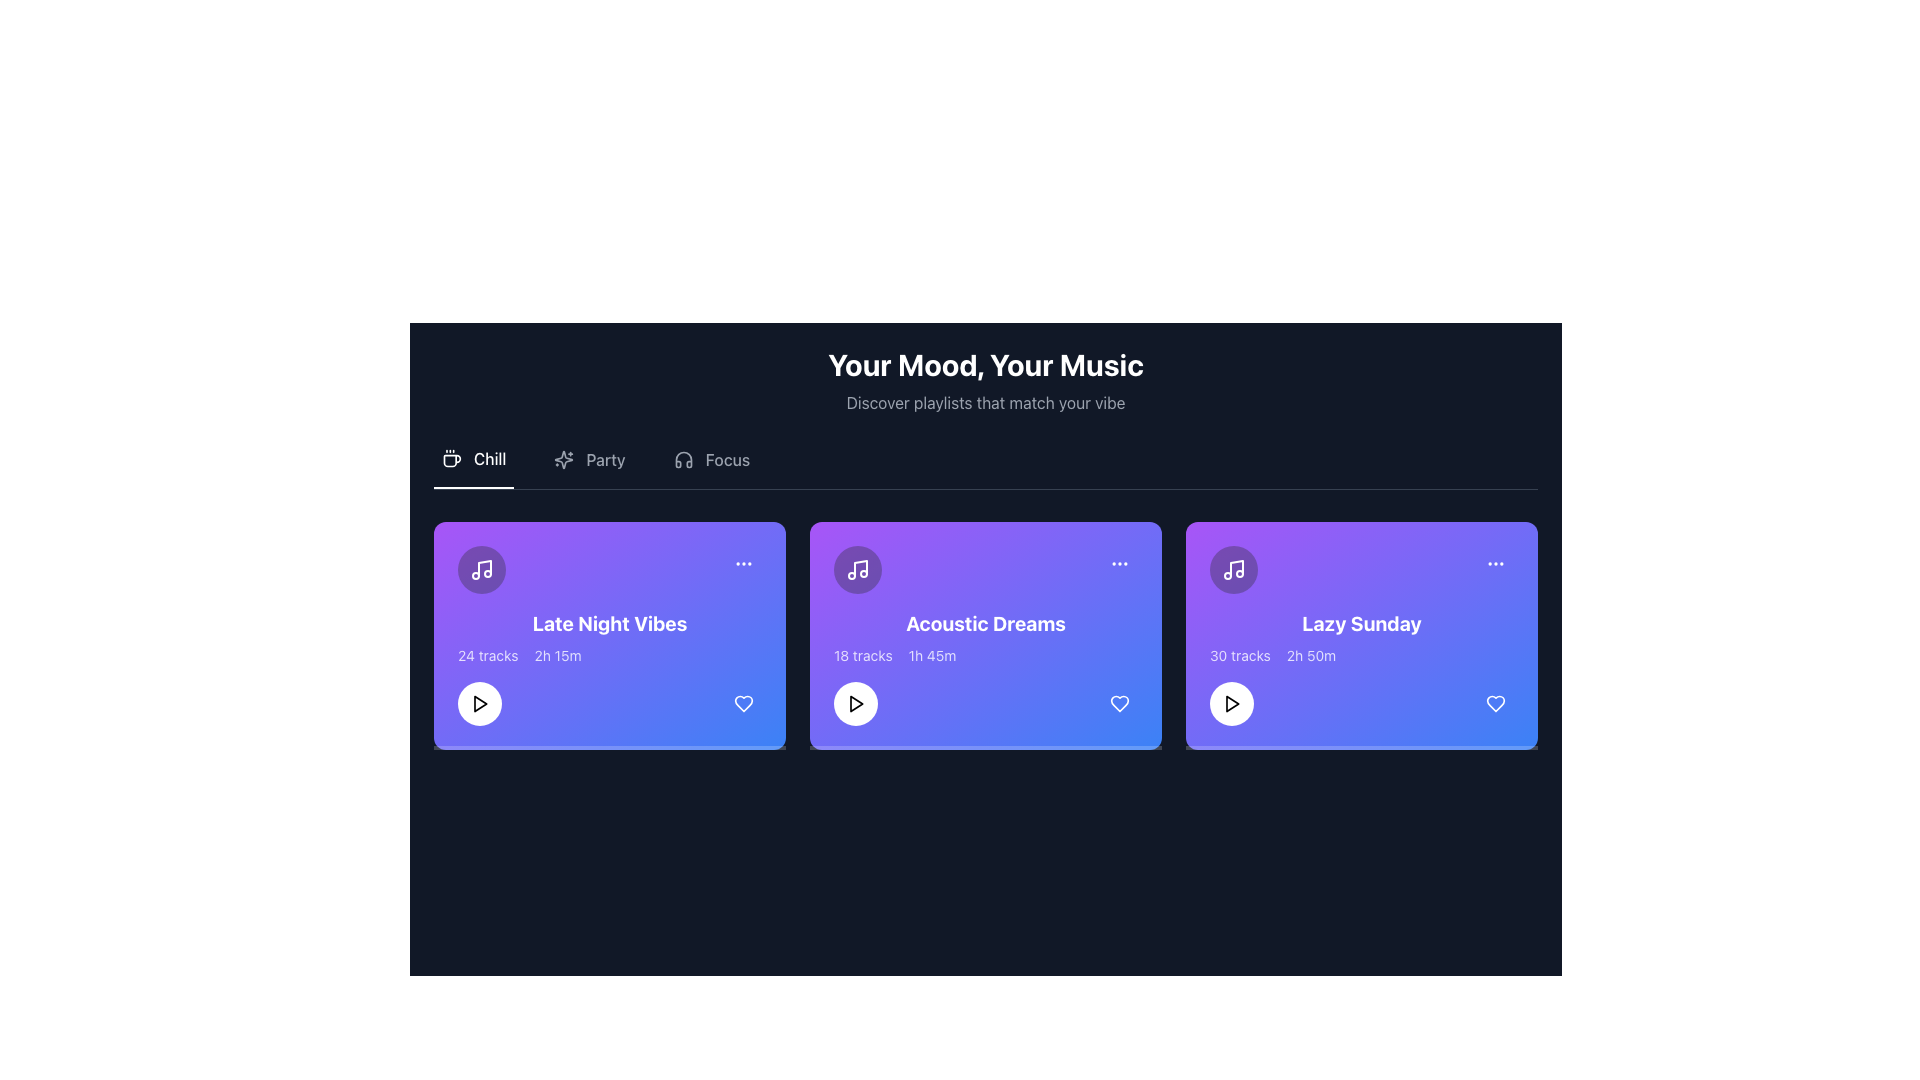 This screenshot has height=1080, width=1920. What do you see at coordinates (1361, 623) in the screenshot?
I see `text label displaying 'Lazy Sunday', which is centrally positioned in the third card of the playlist under the 'Chill' category` at bounding box center [1361, 623].